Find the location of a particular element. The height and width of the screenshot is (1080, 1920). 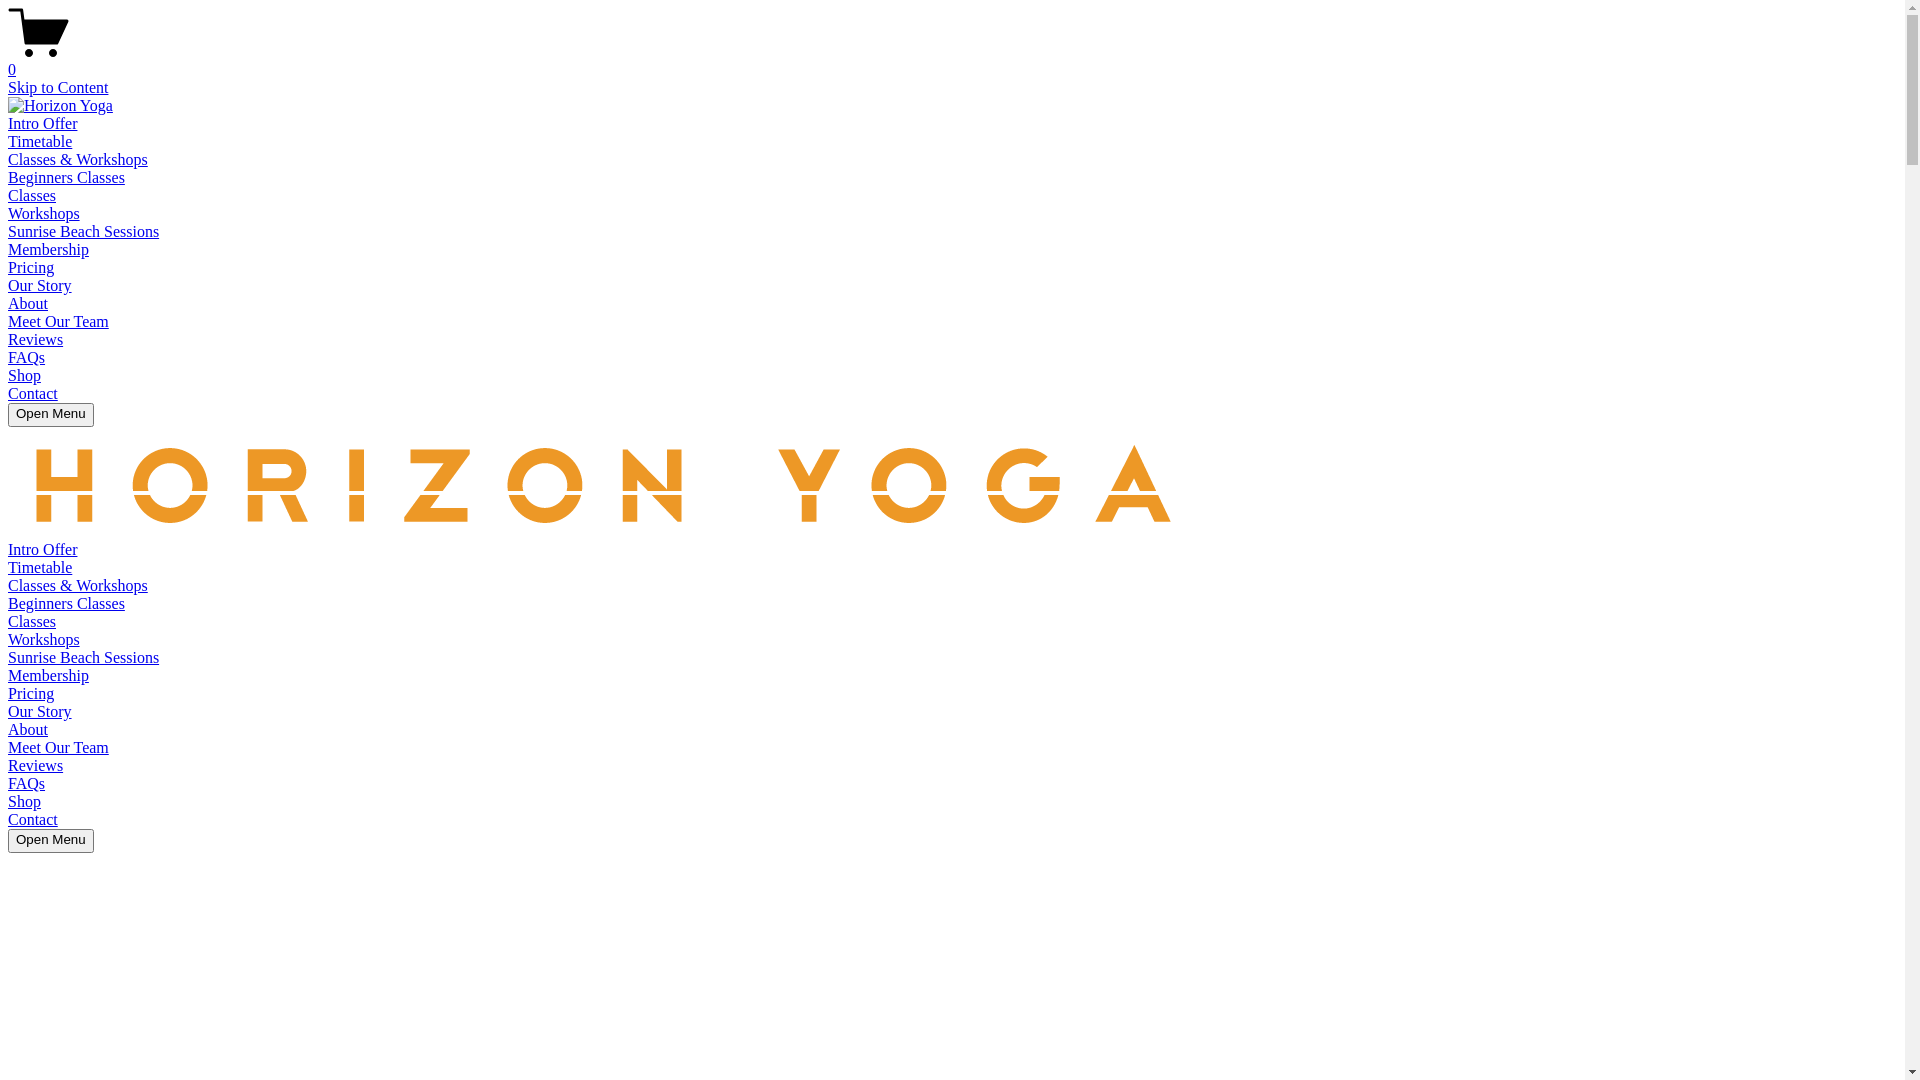

'About' is located at coordinates (28, 729).